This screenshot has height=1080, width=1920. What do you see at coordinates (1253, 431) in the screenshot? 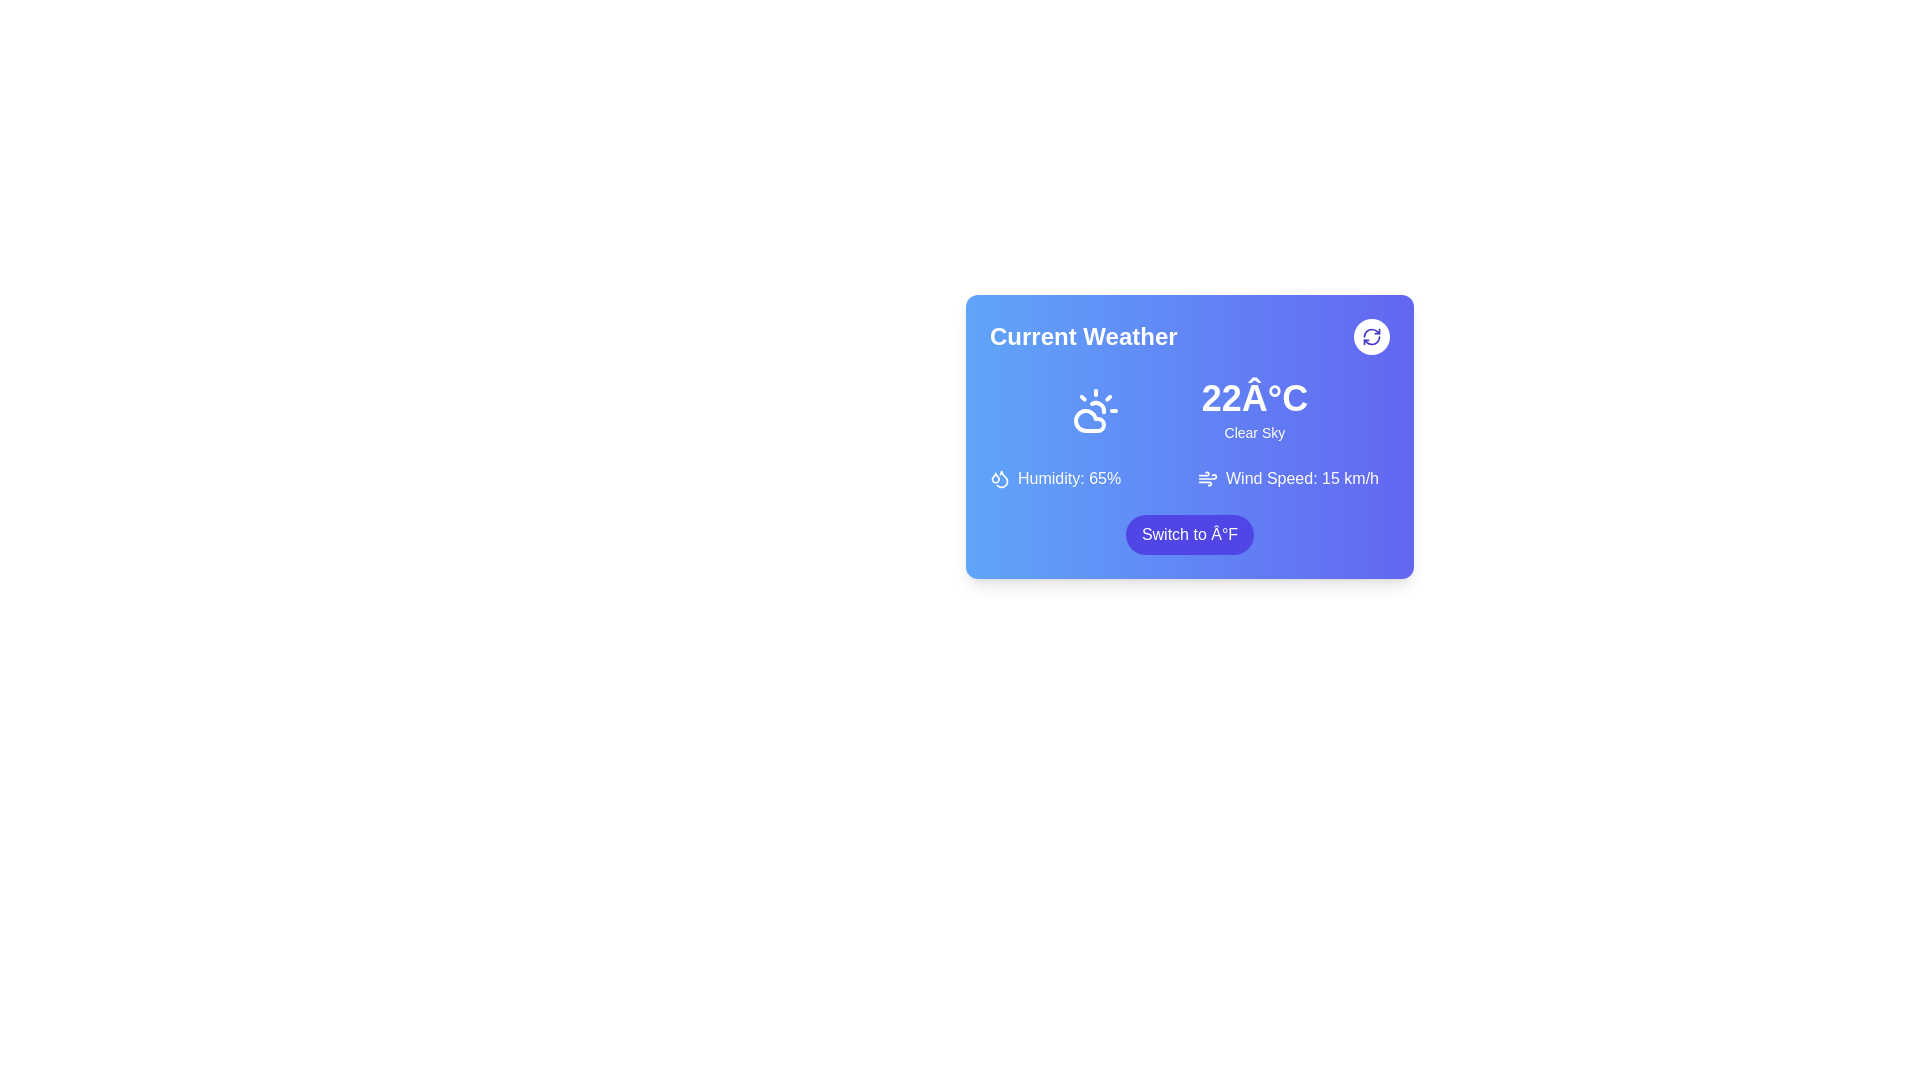
I see `the static text element that provides supplementary information about the current weather condition, indicating clear skies, located beneath the text '22Â°C' within the blue weather card` at bounding box center [1253, 431].